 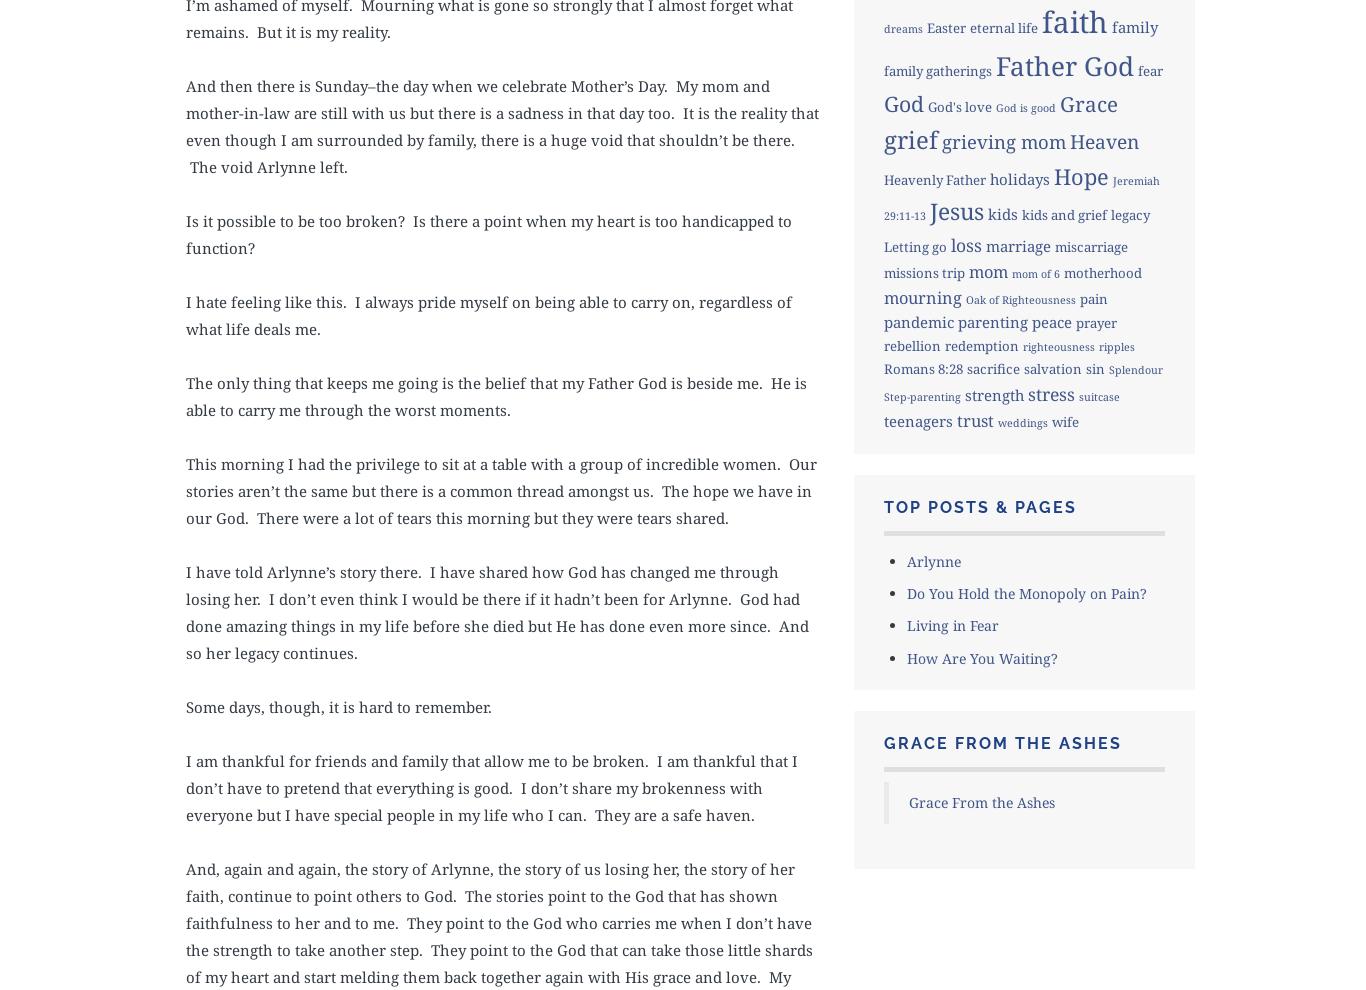 What do you see at coordinates (1093, 367) in the screenshot?
I see `'sin'` at bounding box center [1093, 367].